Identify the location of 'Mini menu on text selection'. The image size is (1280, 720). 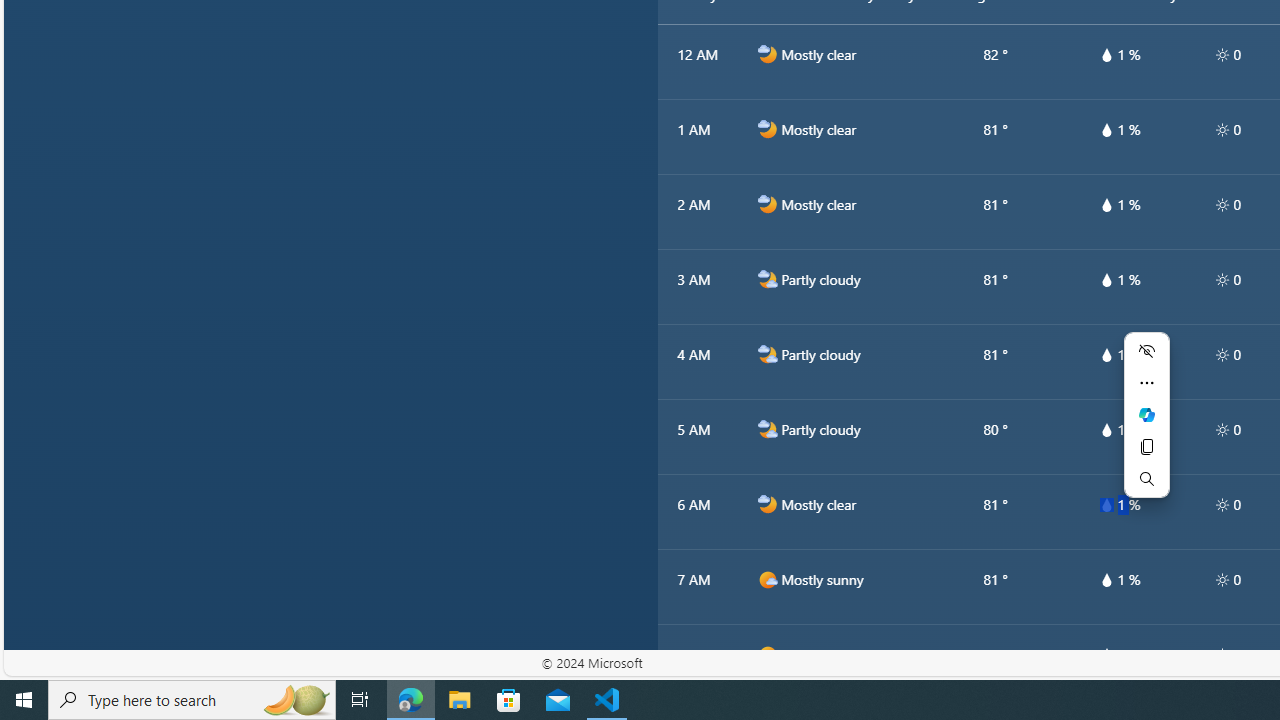
(1146, 413).